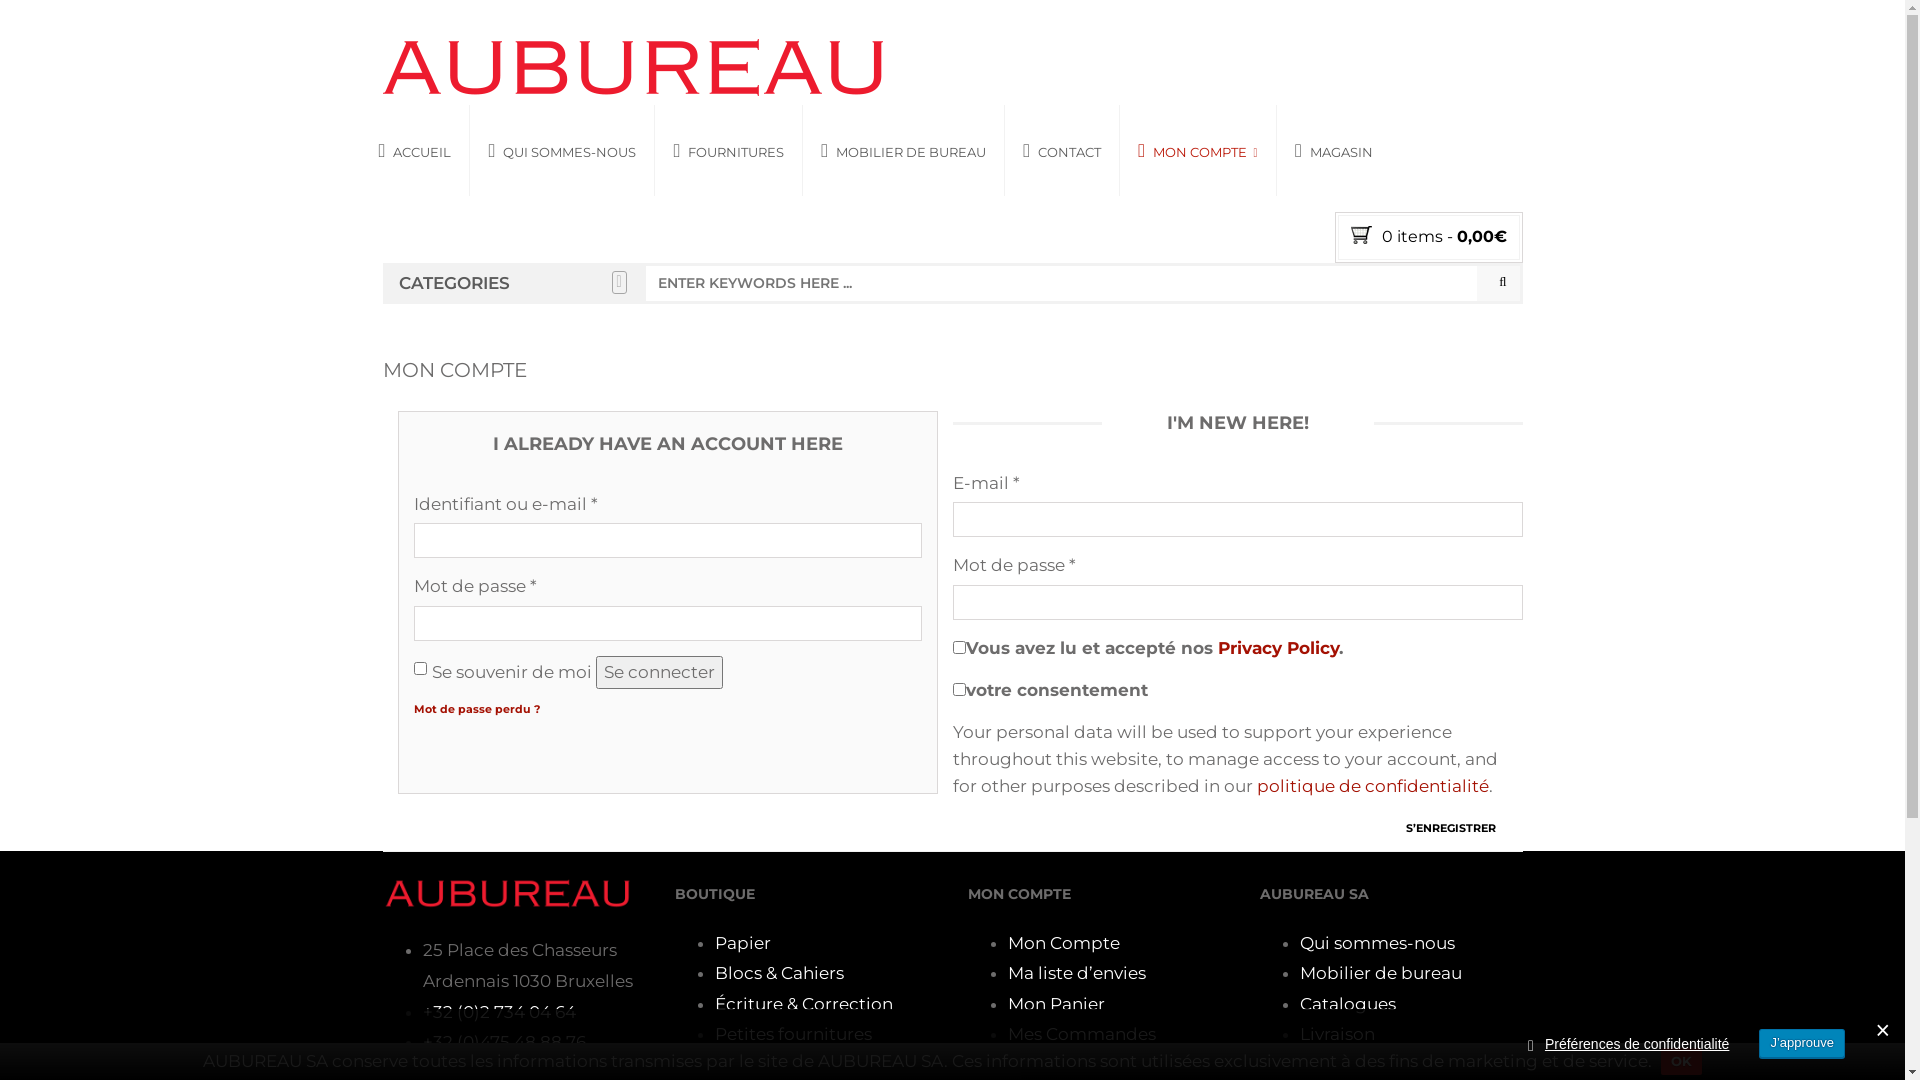 The width and height of the screenshot is (1920, 1080). Describe the element at coordinates (778, 971) in the screenshot. I see `'Blocs & Cahiers'` at that location.